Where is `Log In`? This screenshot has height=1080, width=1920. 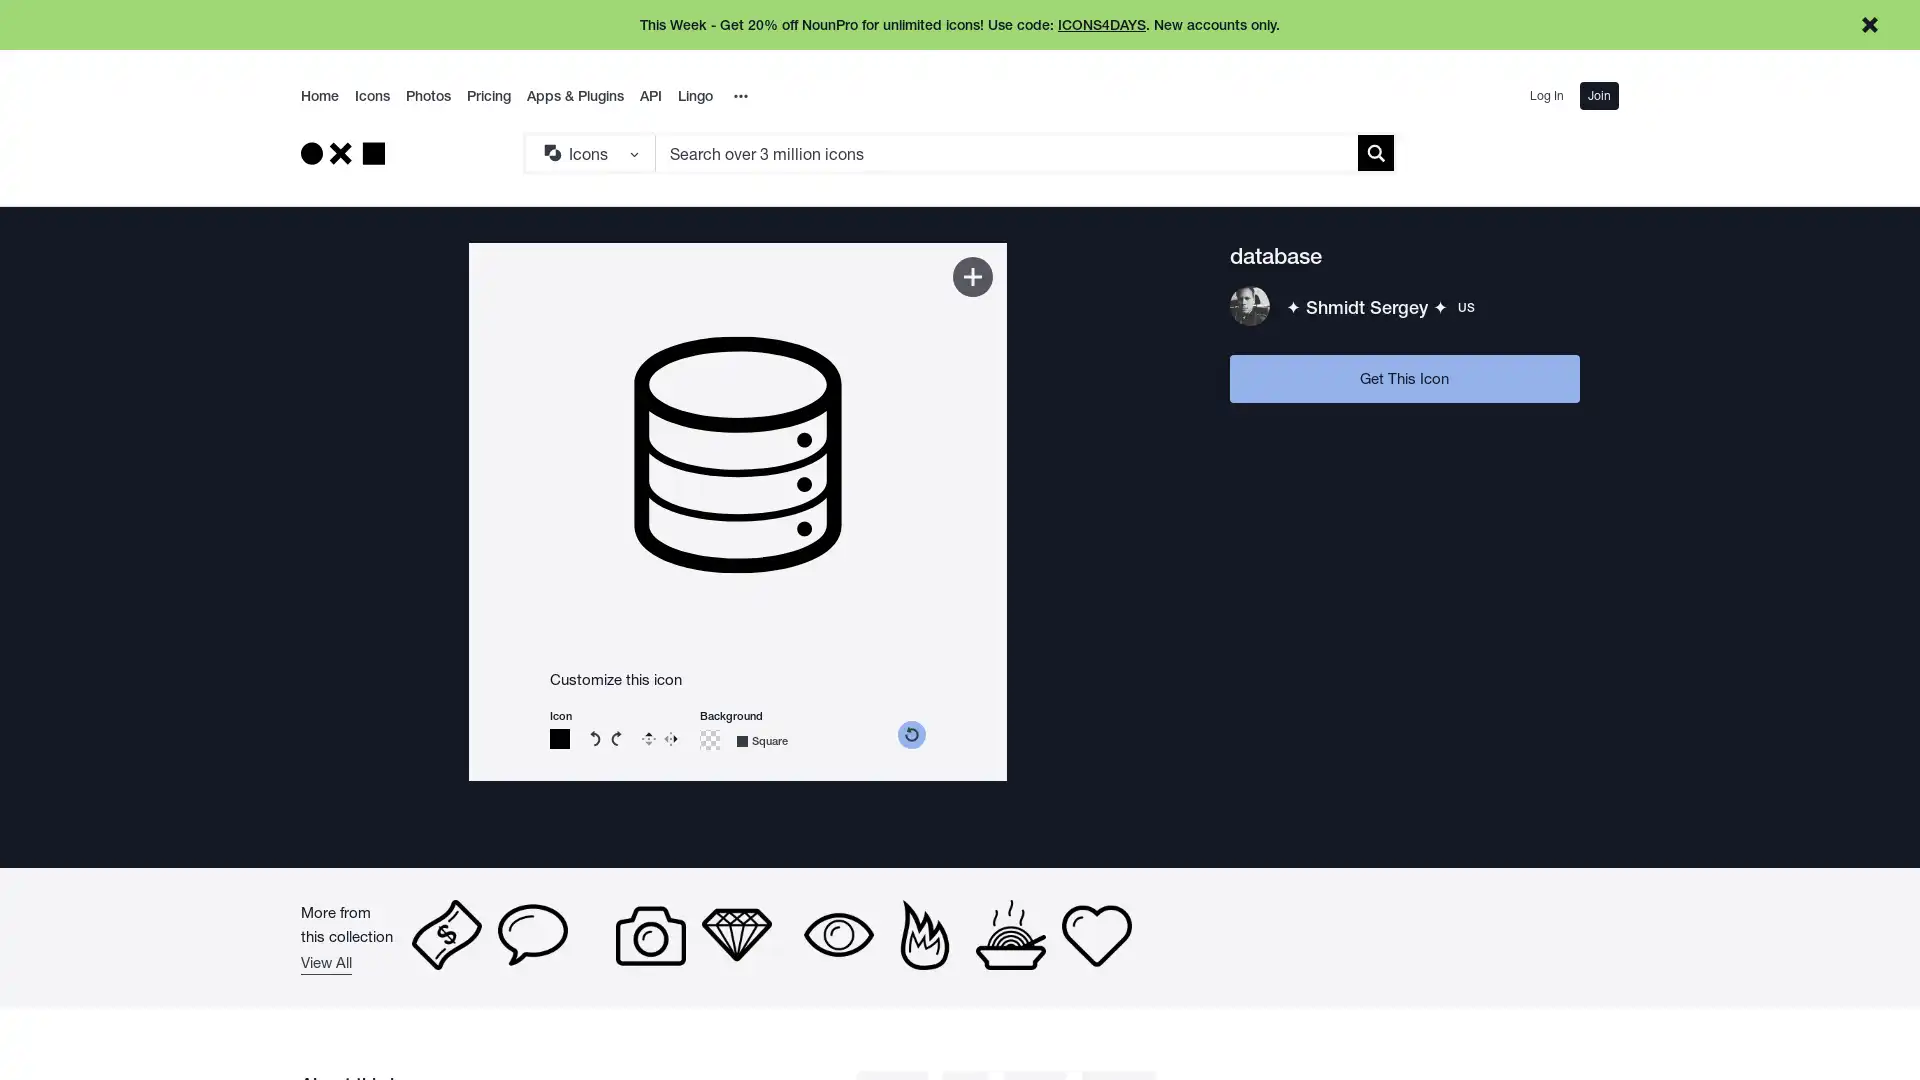 Log In is located at coordinates (1545, 96).